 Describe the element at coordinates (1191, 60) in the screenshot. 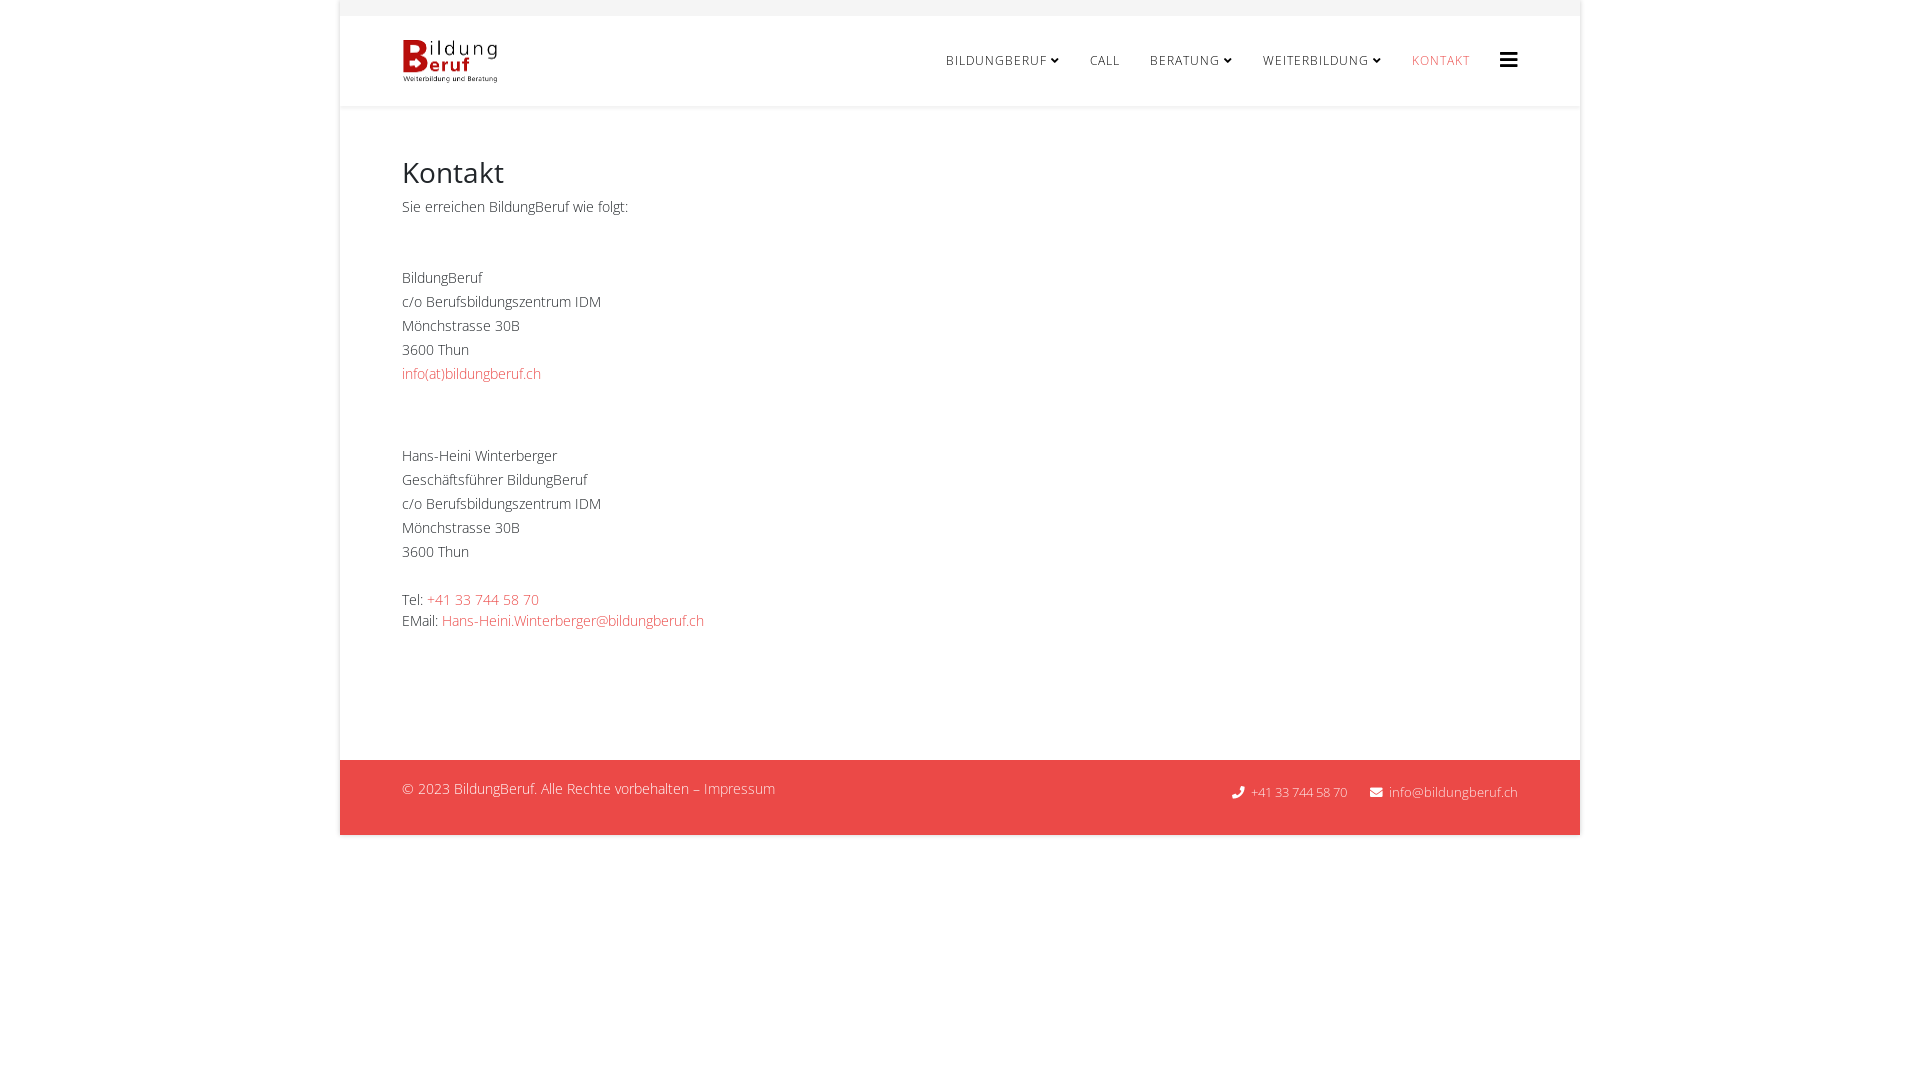

I see `'BERATUNG'` at that location.